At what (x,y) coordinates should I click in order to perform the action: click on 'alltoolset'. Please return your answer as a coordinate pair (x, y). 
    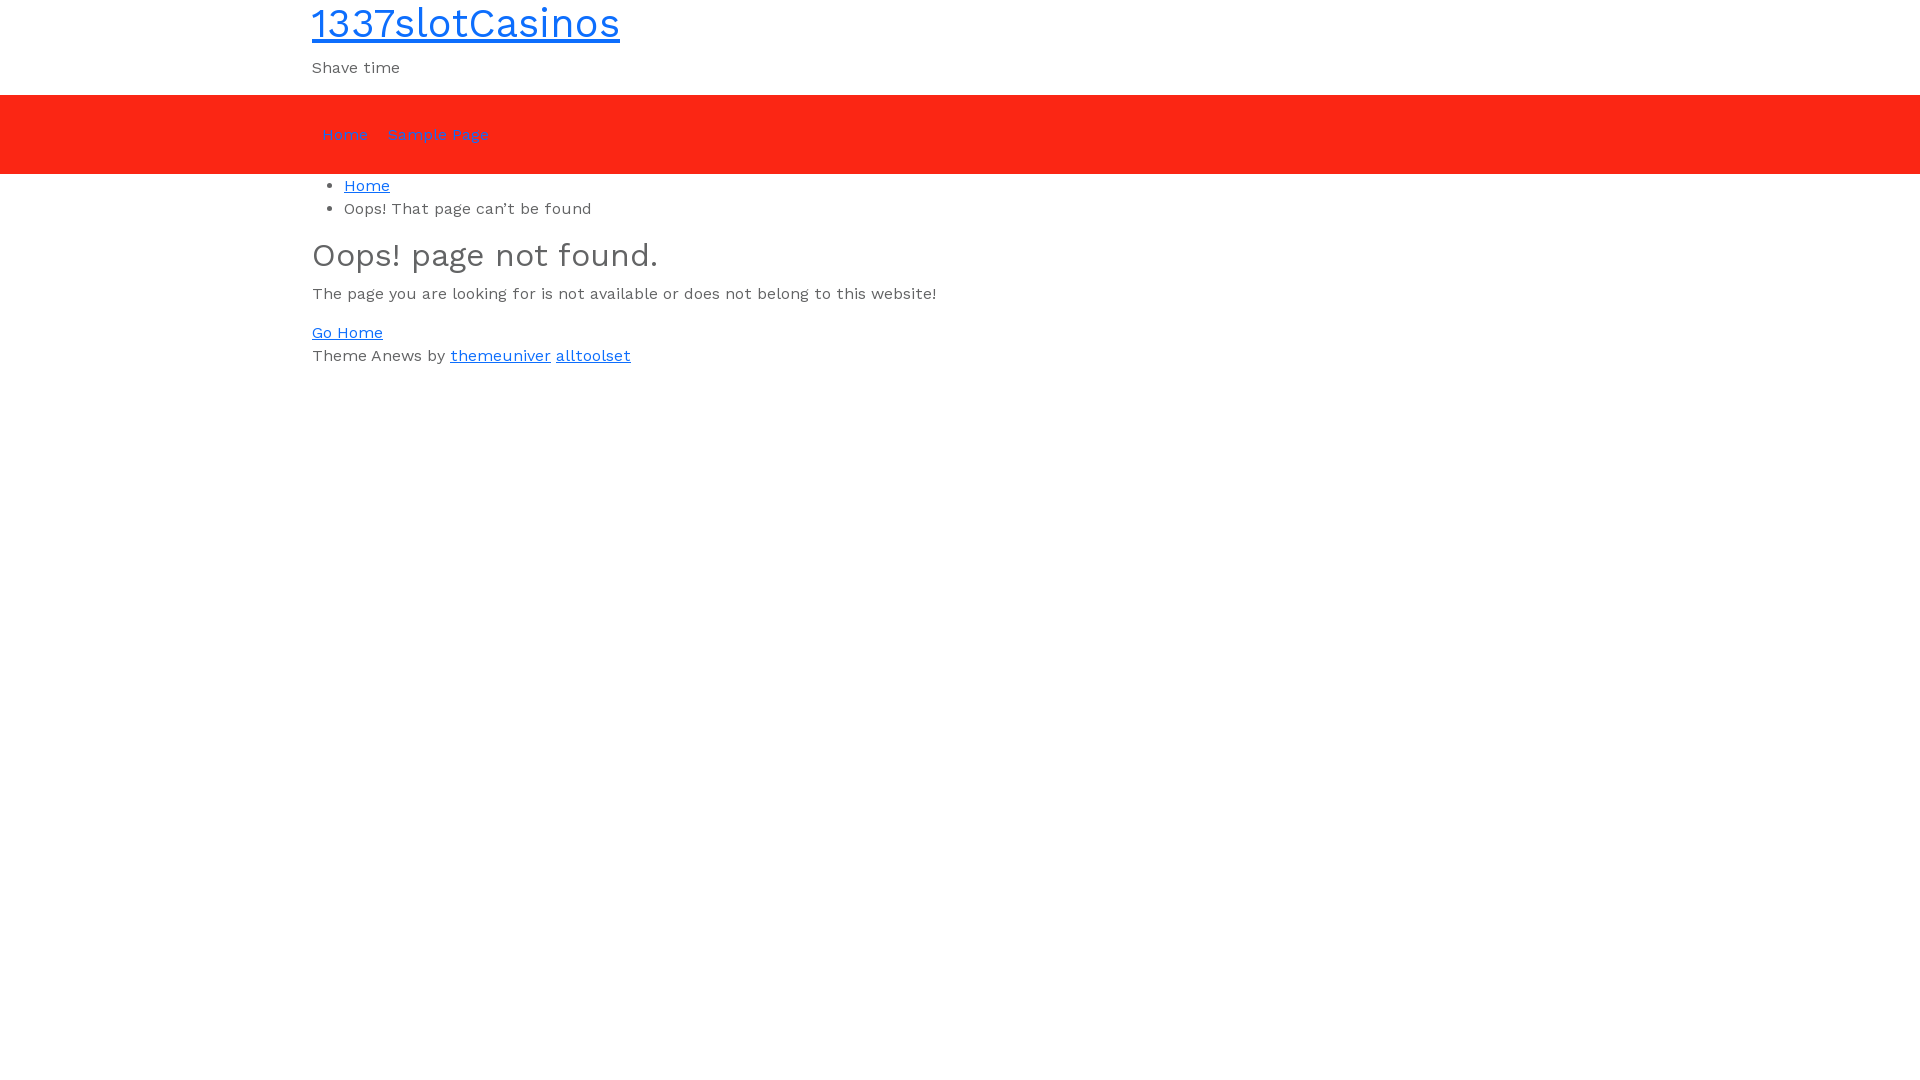
    Looking at the image, I should click on (592, 354).